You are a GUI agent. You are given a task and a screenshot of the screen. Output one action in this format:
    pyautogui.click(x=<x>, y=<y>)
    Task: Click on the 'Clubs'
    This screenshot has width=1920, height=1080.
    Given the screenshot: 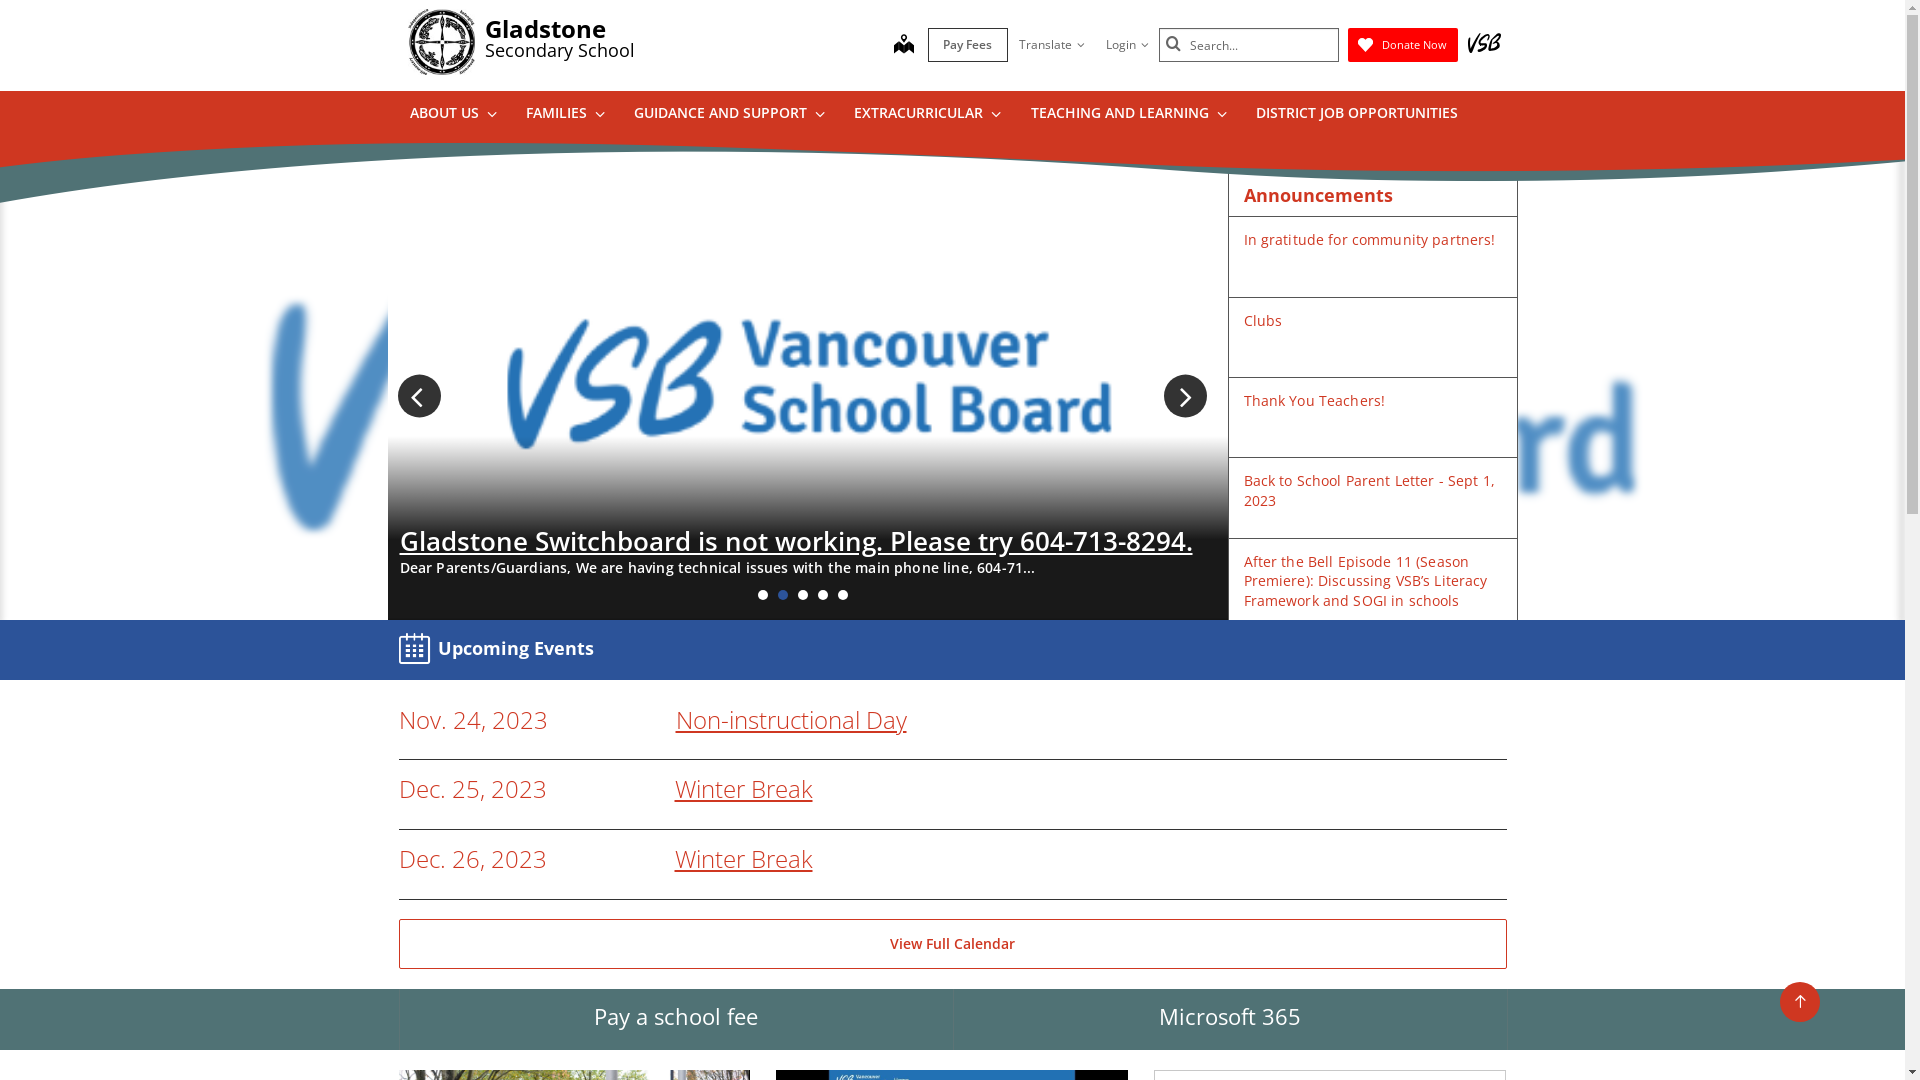 What is the action you would take?
    pyautogui.click(x=1262, y=319)
    